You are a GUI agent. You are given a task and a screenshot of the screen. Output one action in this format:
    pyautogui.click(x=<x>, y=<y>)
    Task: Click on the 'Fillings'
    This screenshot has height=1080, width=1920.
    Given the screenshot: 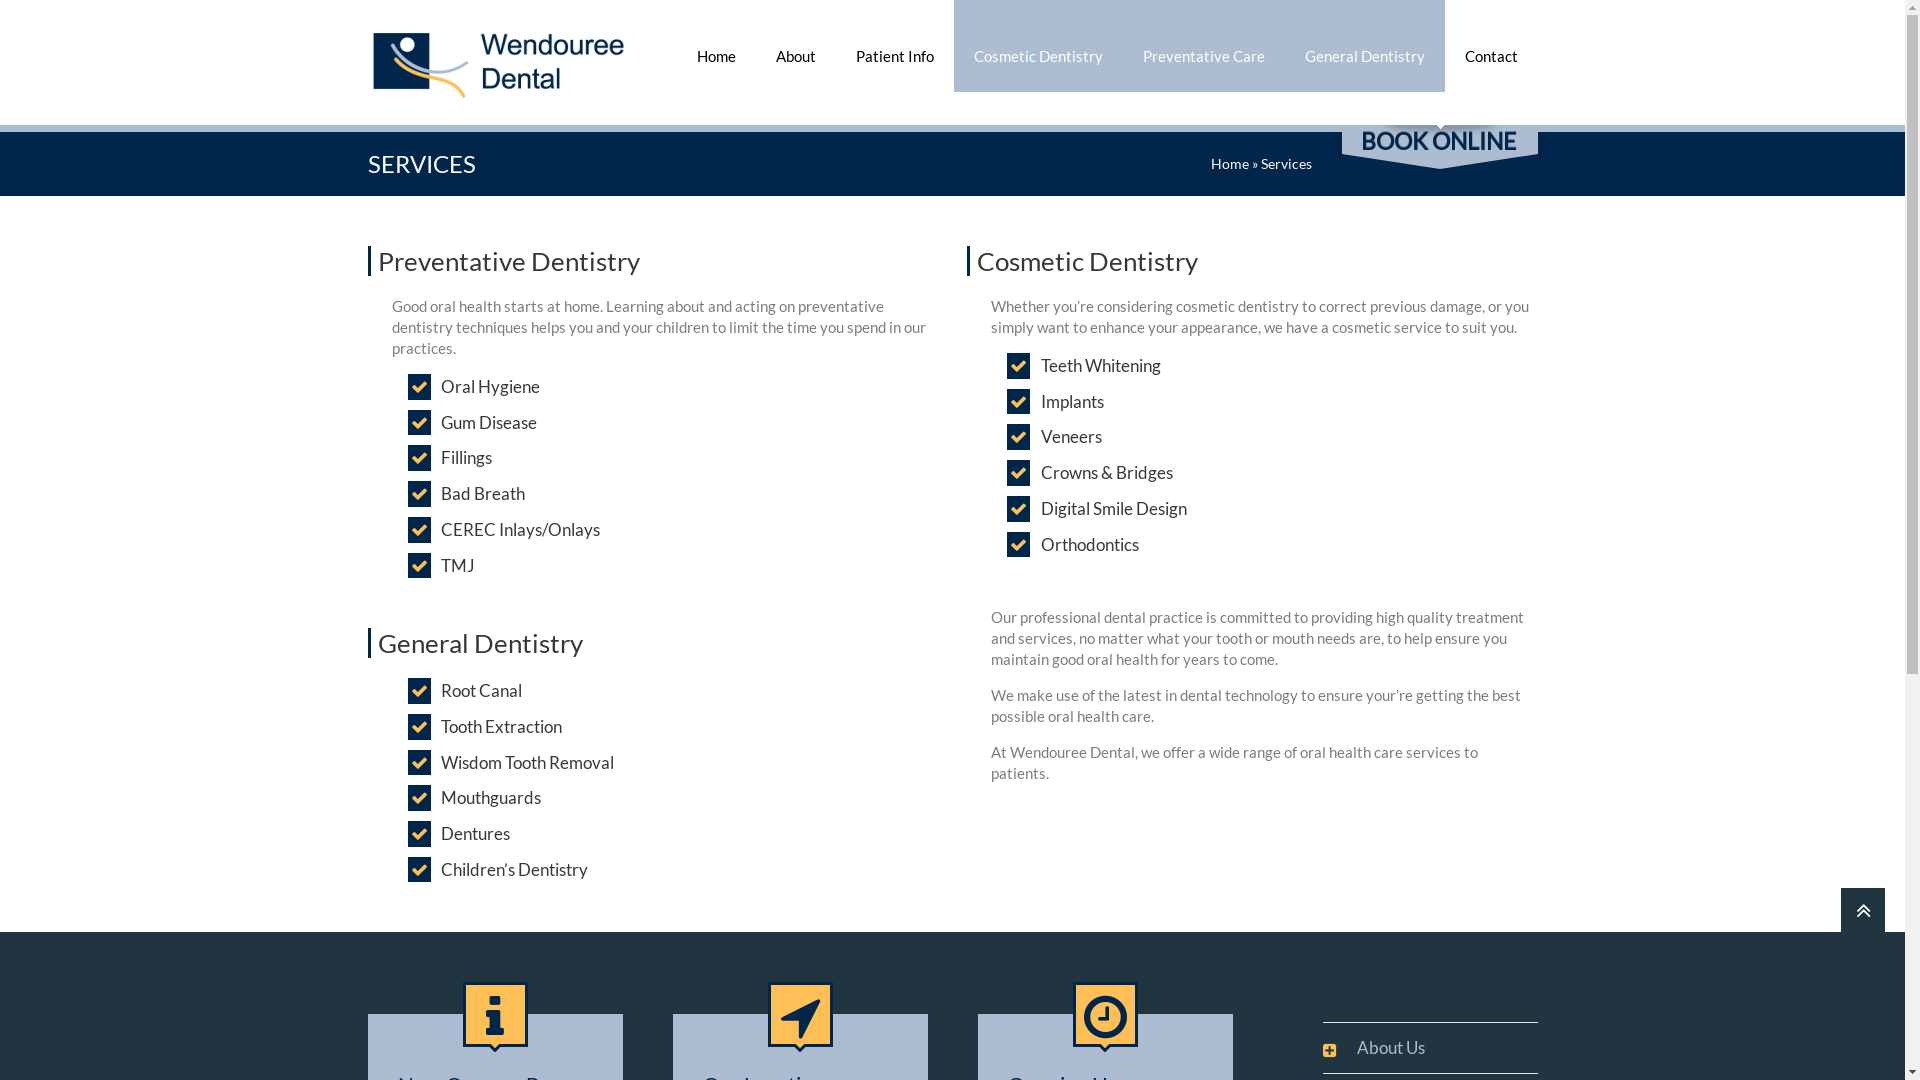 What is the action you would take?
    pyautogui.click(x=440, y=458)
    